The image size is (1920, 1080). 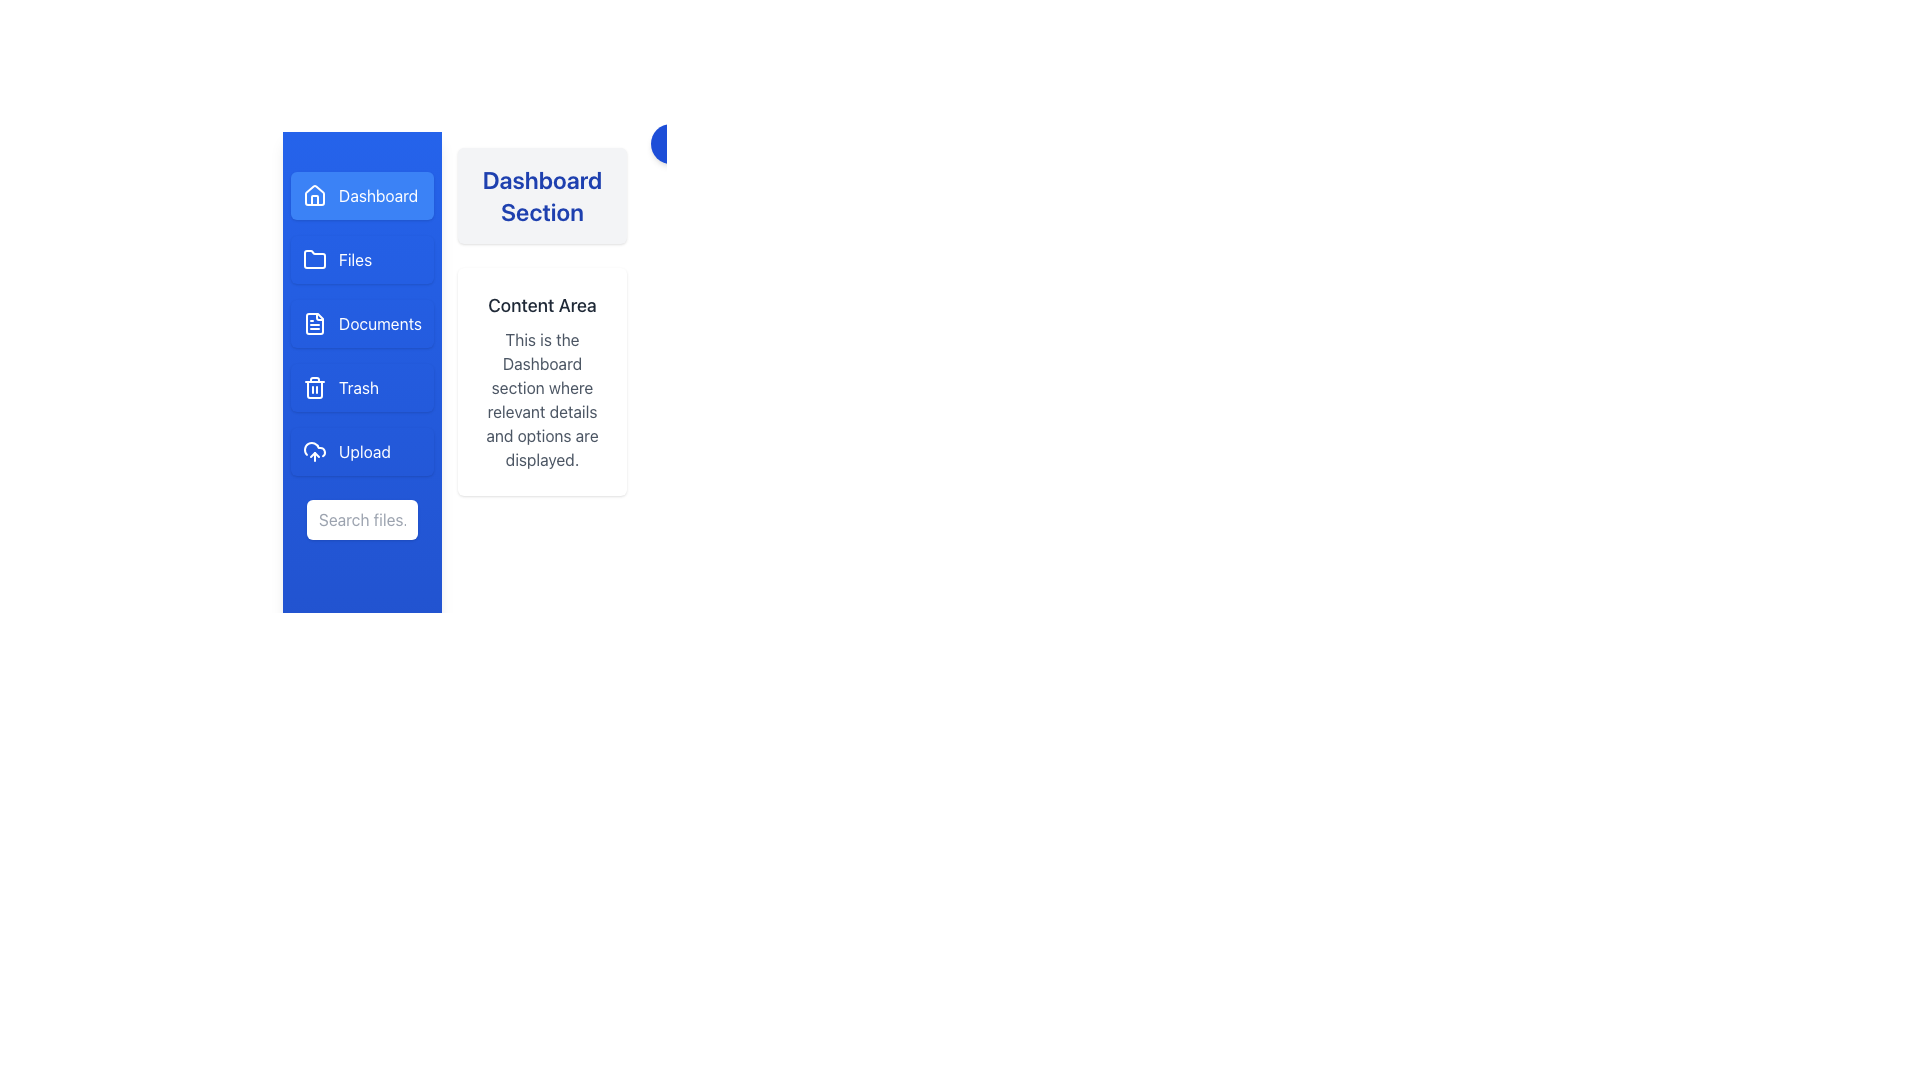 I want to click on the blue-buttoned label displaying 'Documents', so click(x=380, y=323).